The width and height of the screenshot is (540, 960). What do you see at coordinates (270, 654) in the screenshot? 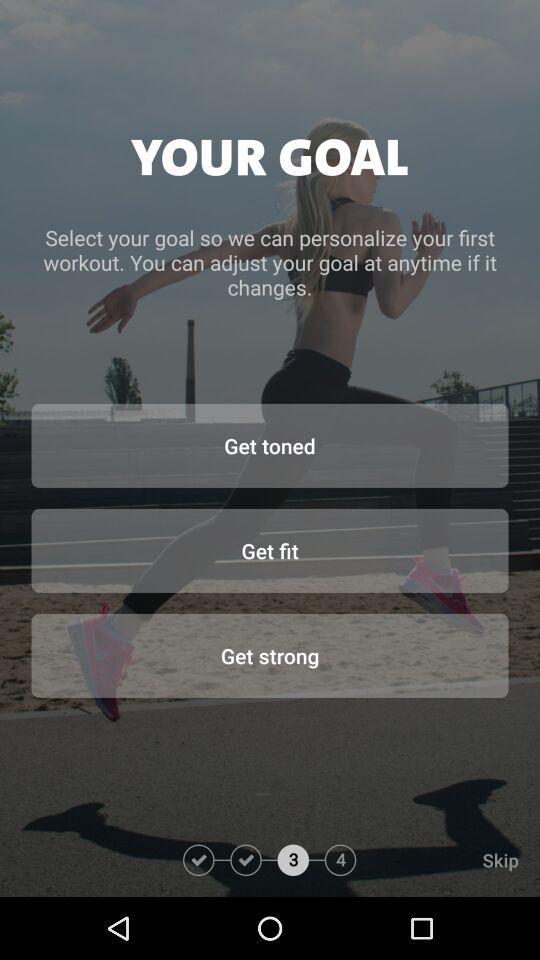
I see `icon below the get fit` at bounding box center [270, 654].